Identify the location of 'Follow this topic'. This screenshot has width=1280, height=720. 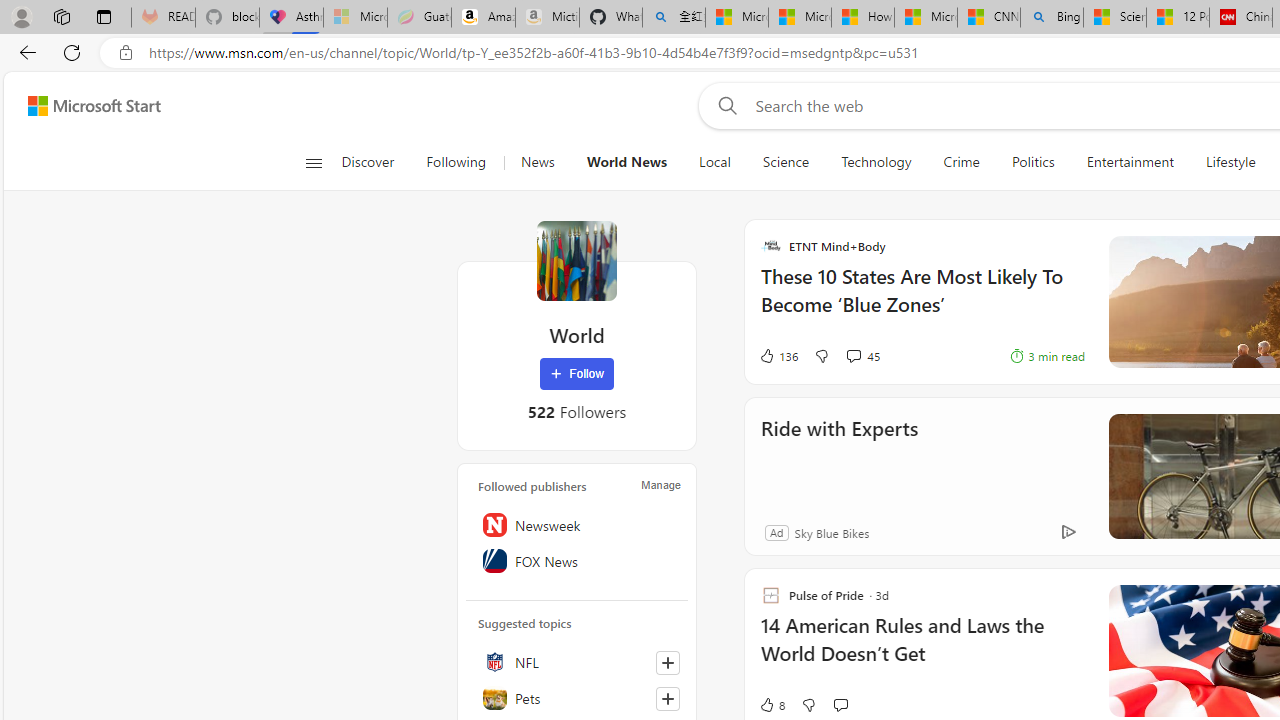
(667, 698).